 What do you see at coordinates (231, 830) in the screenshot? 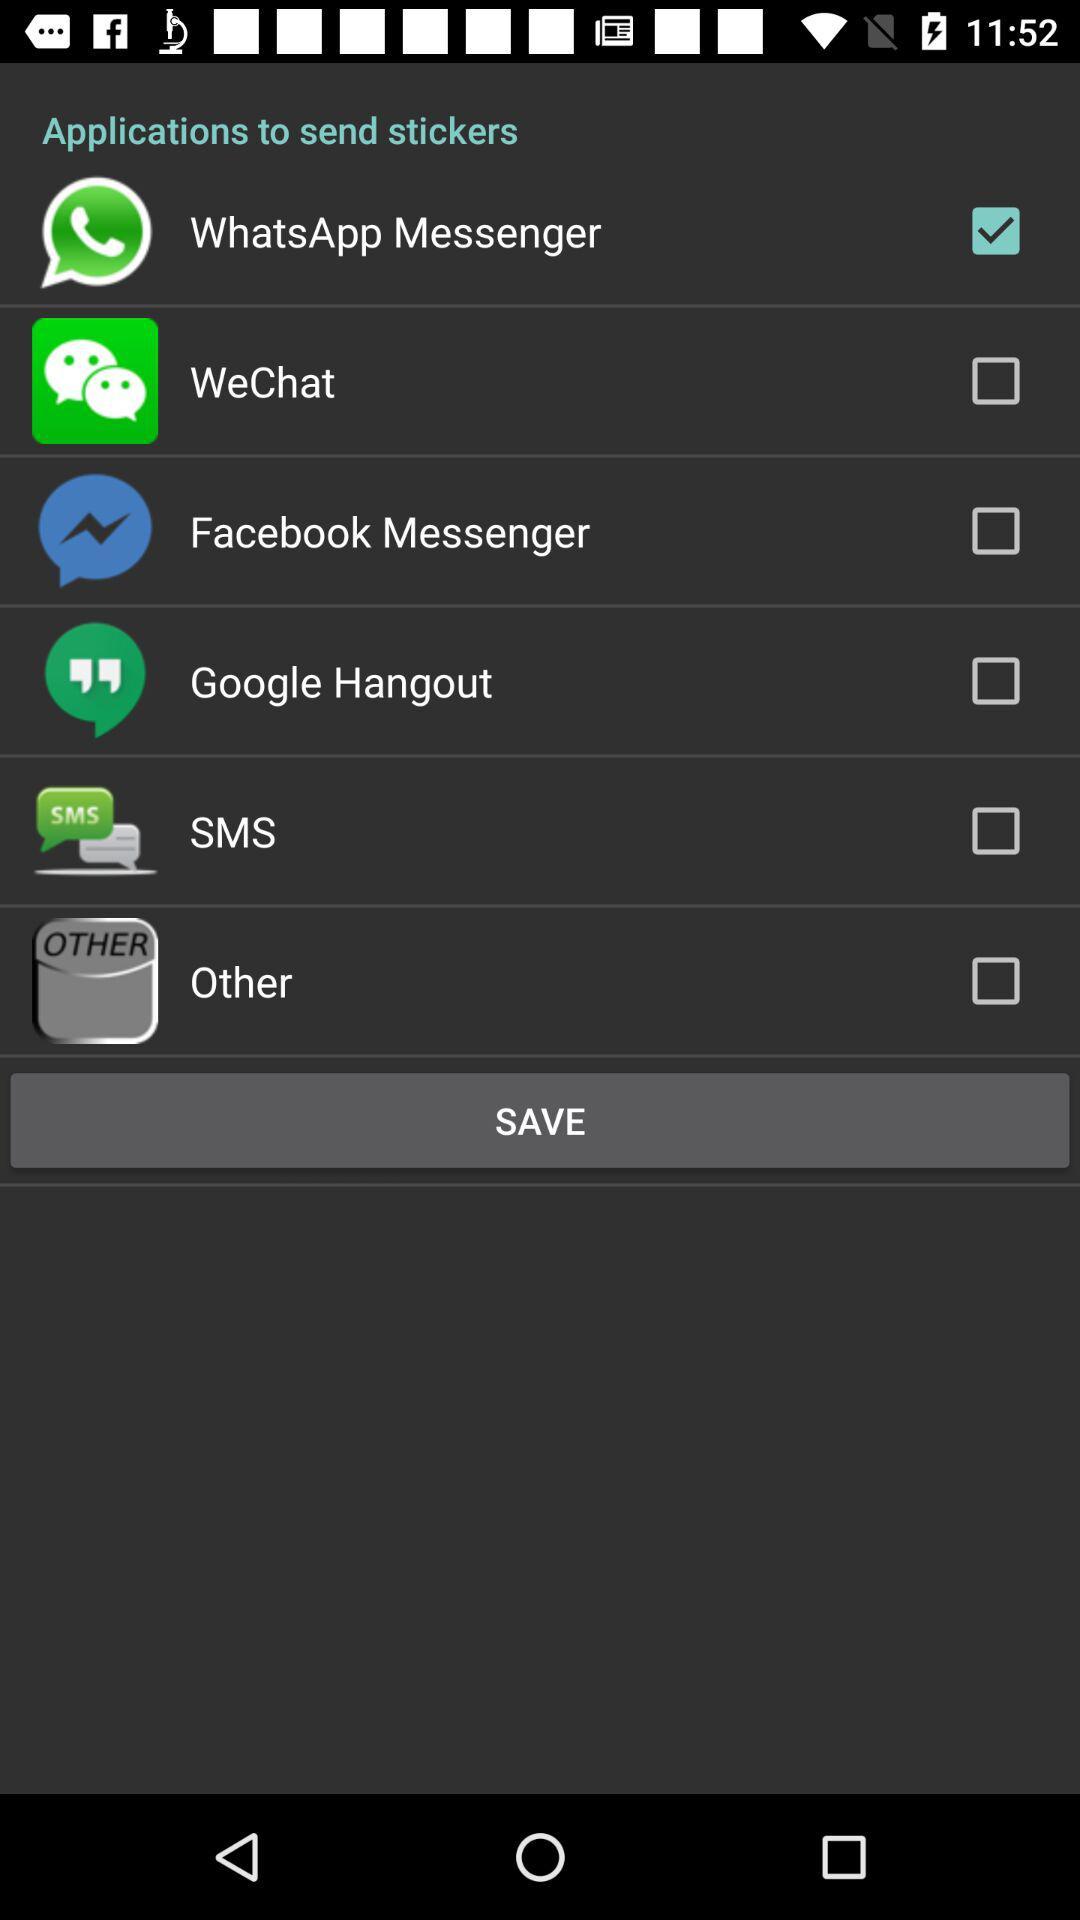
I see `the icon below google hangout item` at bounding box center [231, 830].